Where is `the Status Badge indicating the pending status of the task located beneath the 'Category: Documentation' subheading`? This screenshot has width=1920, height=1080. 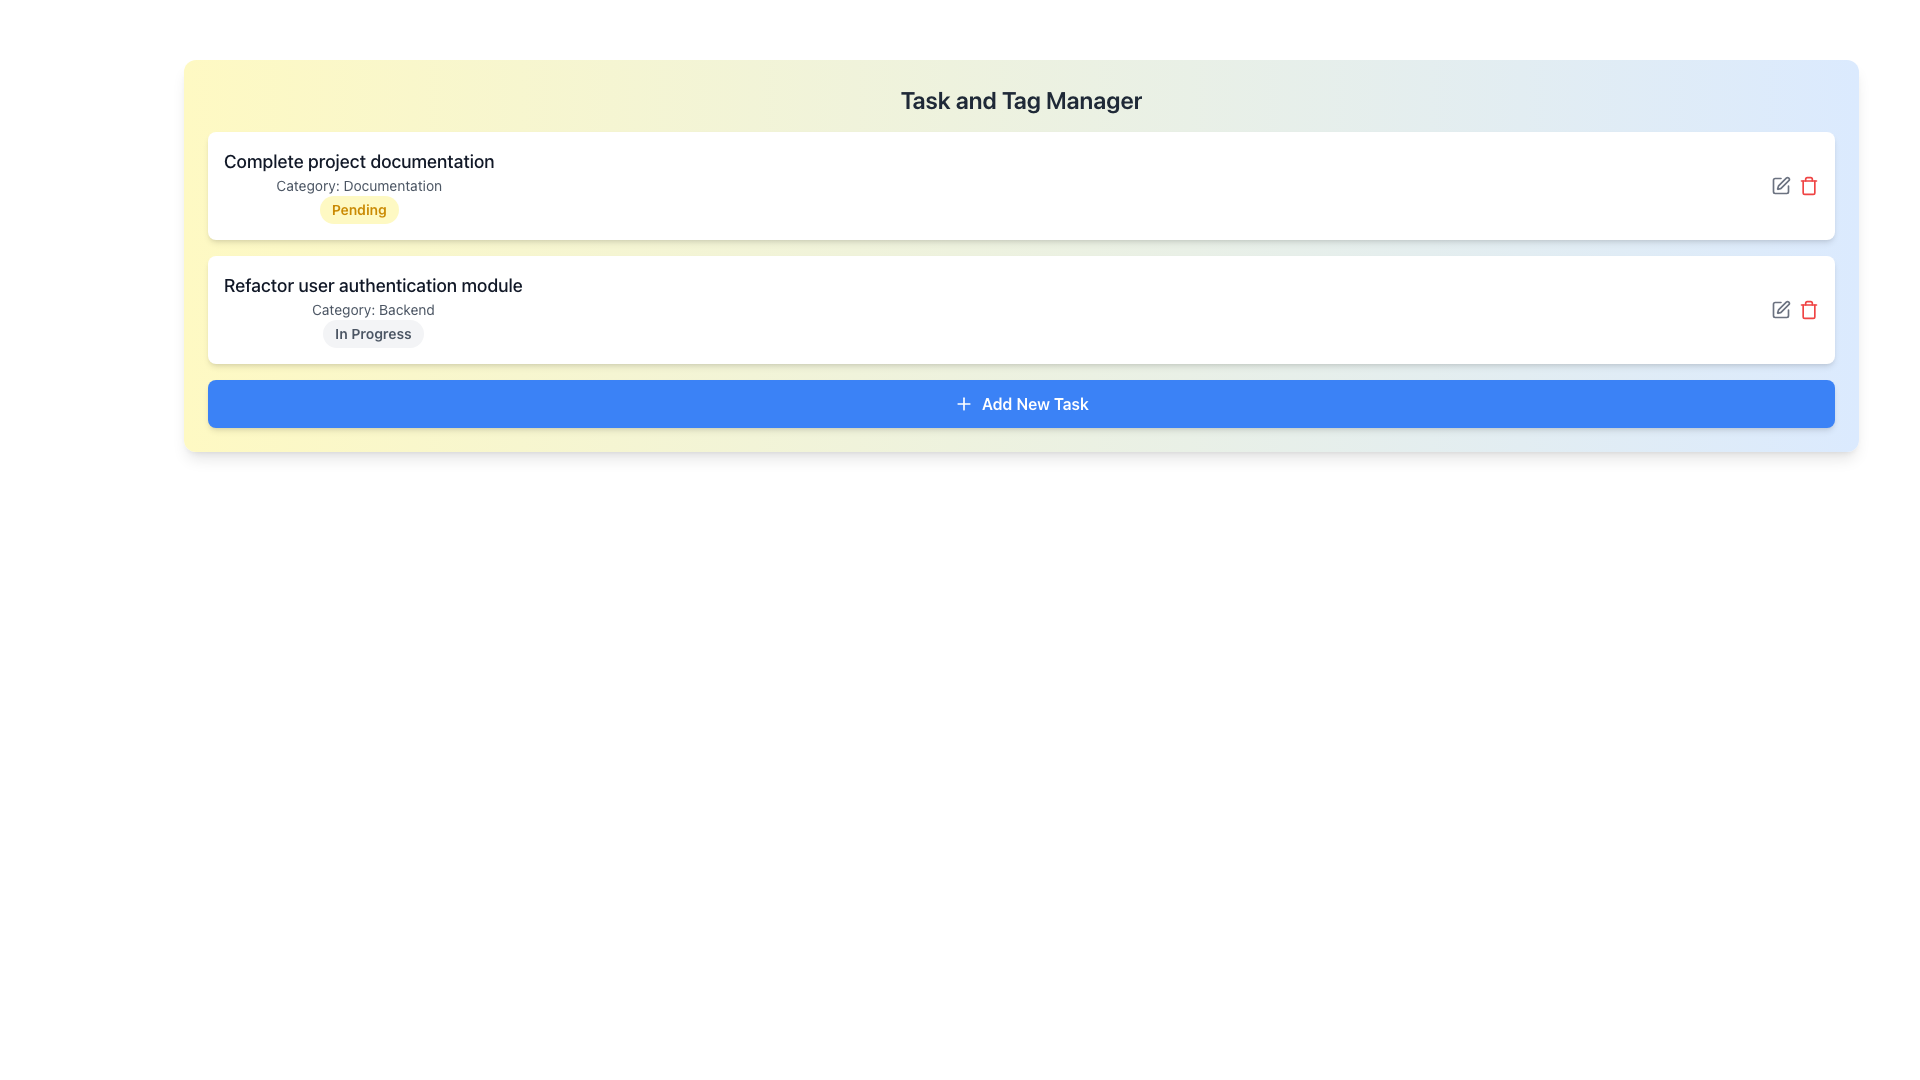 the Status Badge indicating the pending status of the task located beneath the 'Category: Documentation' subheading is located at coordinates (359, 209).